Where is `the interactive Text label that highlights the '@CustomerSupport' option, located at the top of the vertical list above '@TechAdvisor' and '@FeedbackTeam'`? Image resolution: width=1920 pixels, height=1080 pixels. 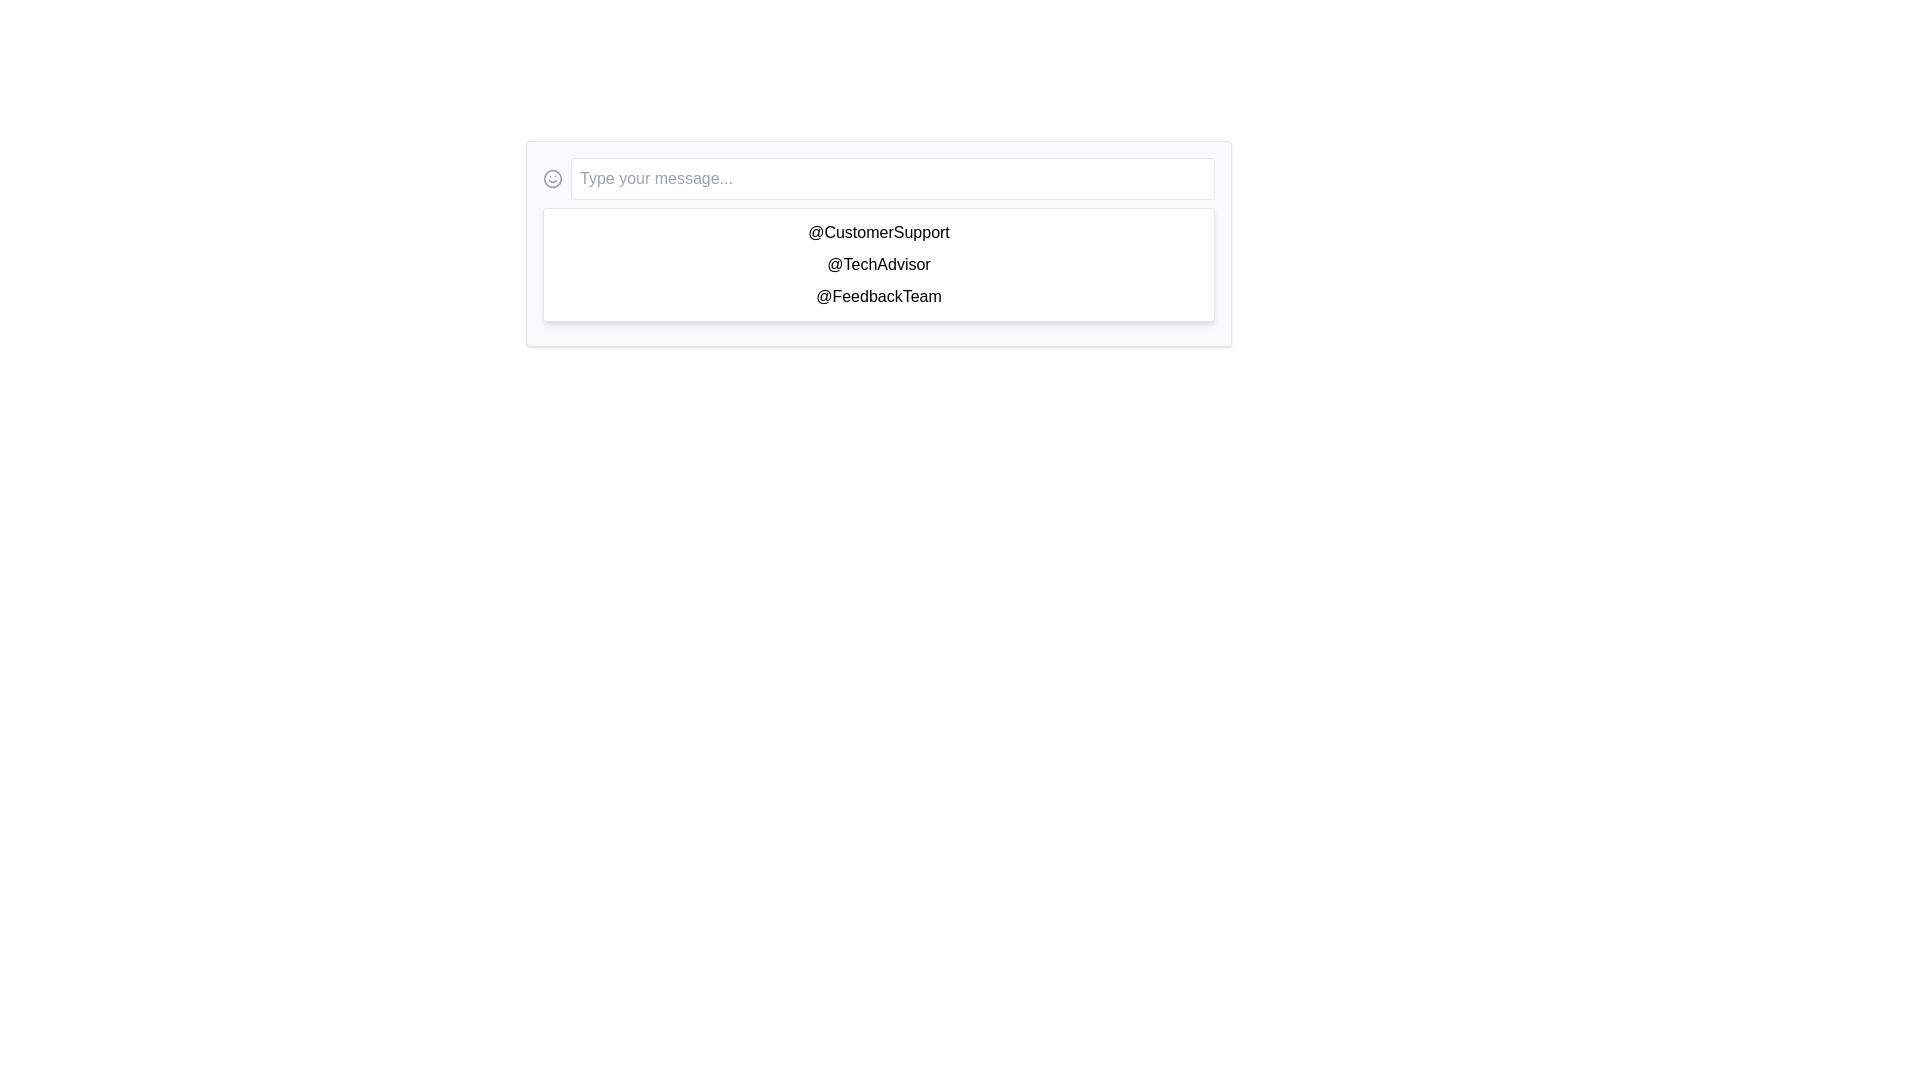
the interactive Text label that highlights the '@CustomerSupport' option, located at the top of the vertical list above '@TechAdvisor' and '@FeedbackTeam' is located at coordinates (878, 231).